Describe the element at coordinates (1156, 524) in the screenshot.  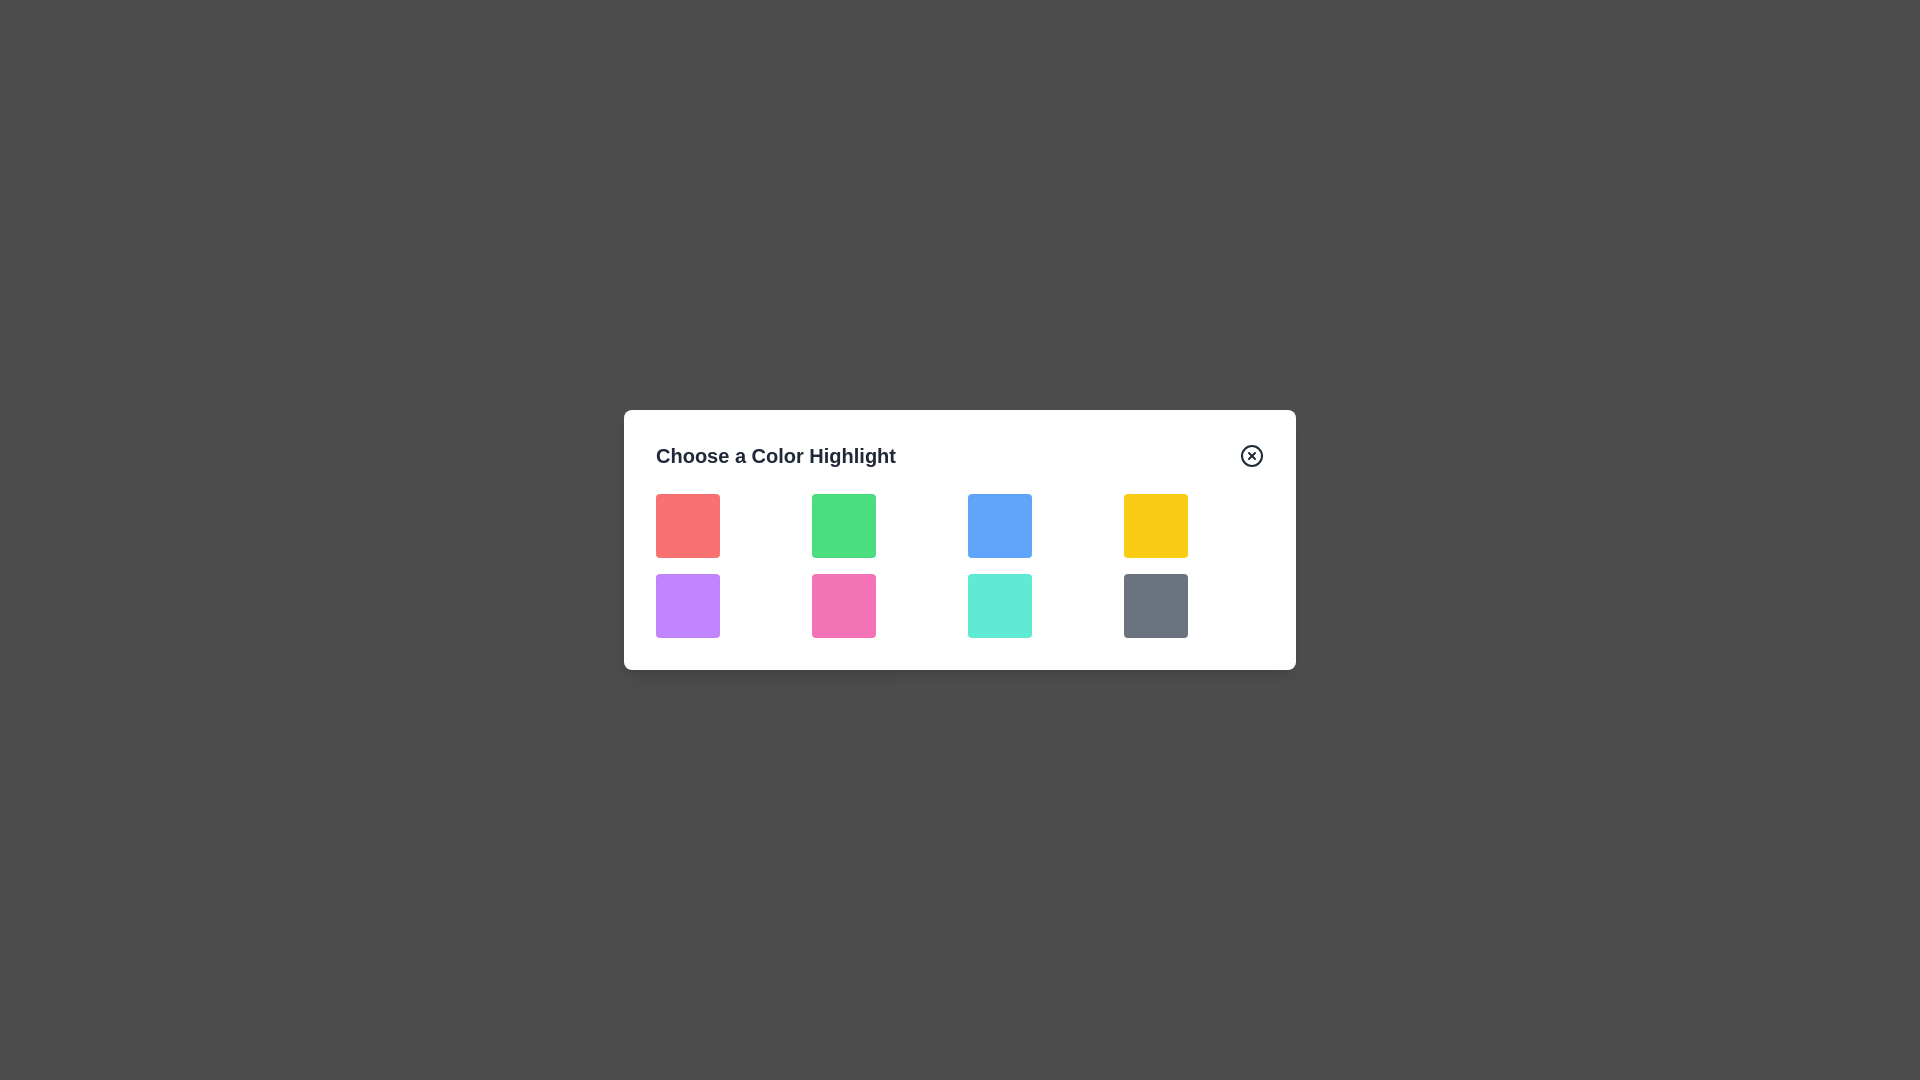
I see `the color block corresponding to yellow` at that location.